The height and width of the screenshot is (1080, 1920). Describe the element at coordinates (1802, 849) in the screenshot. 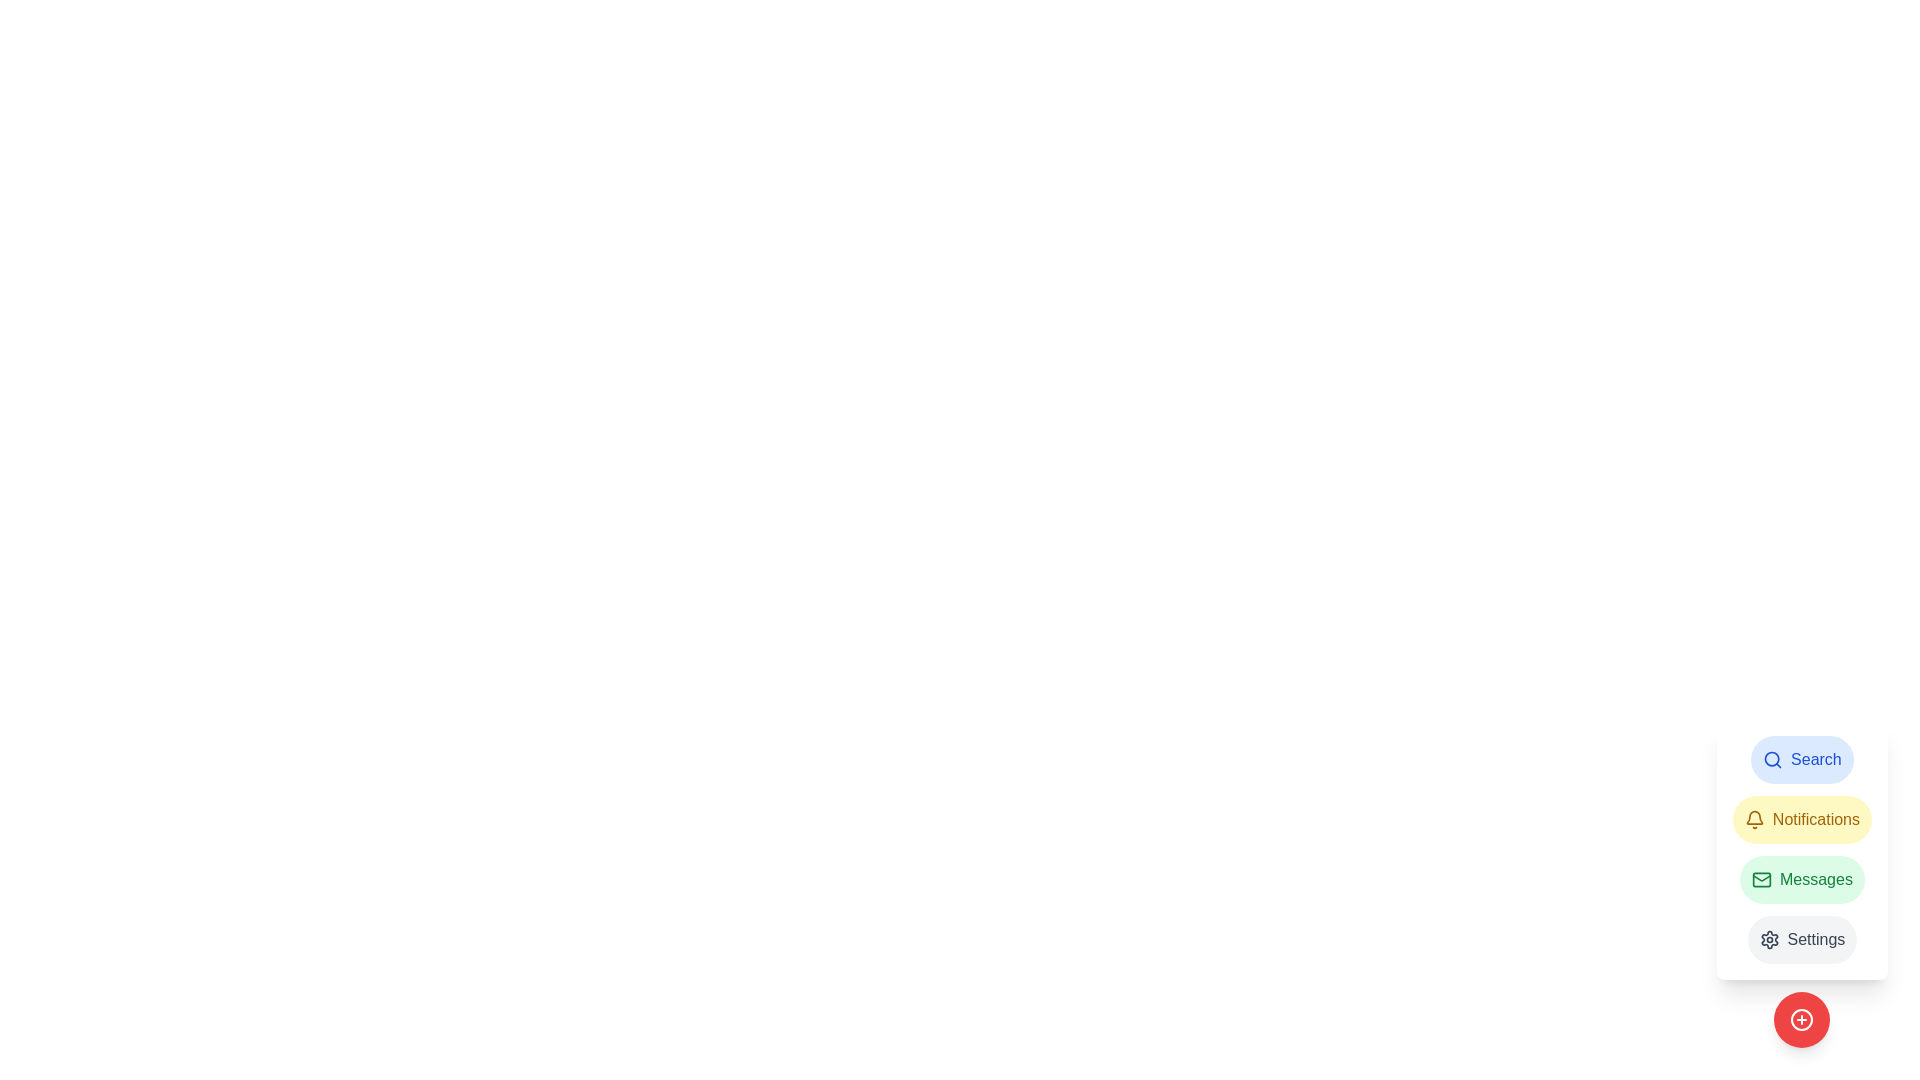

I see `the green, rounded rectangle button labeled 'Messages', which is positioned below the 'Notifications' button and above the 'Settings' button` at that location.